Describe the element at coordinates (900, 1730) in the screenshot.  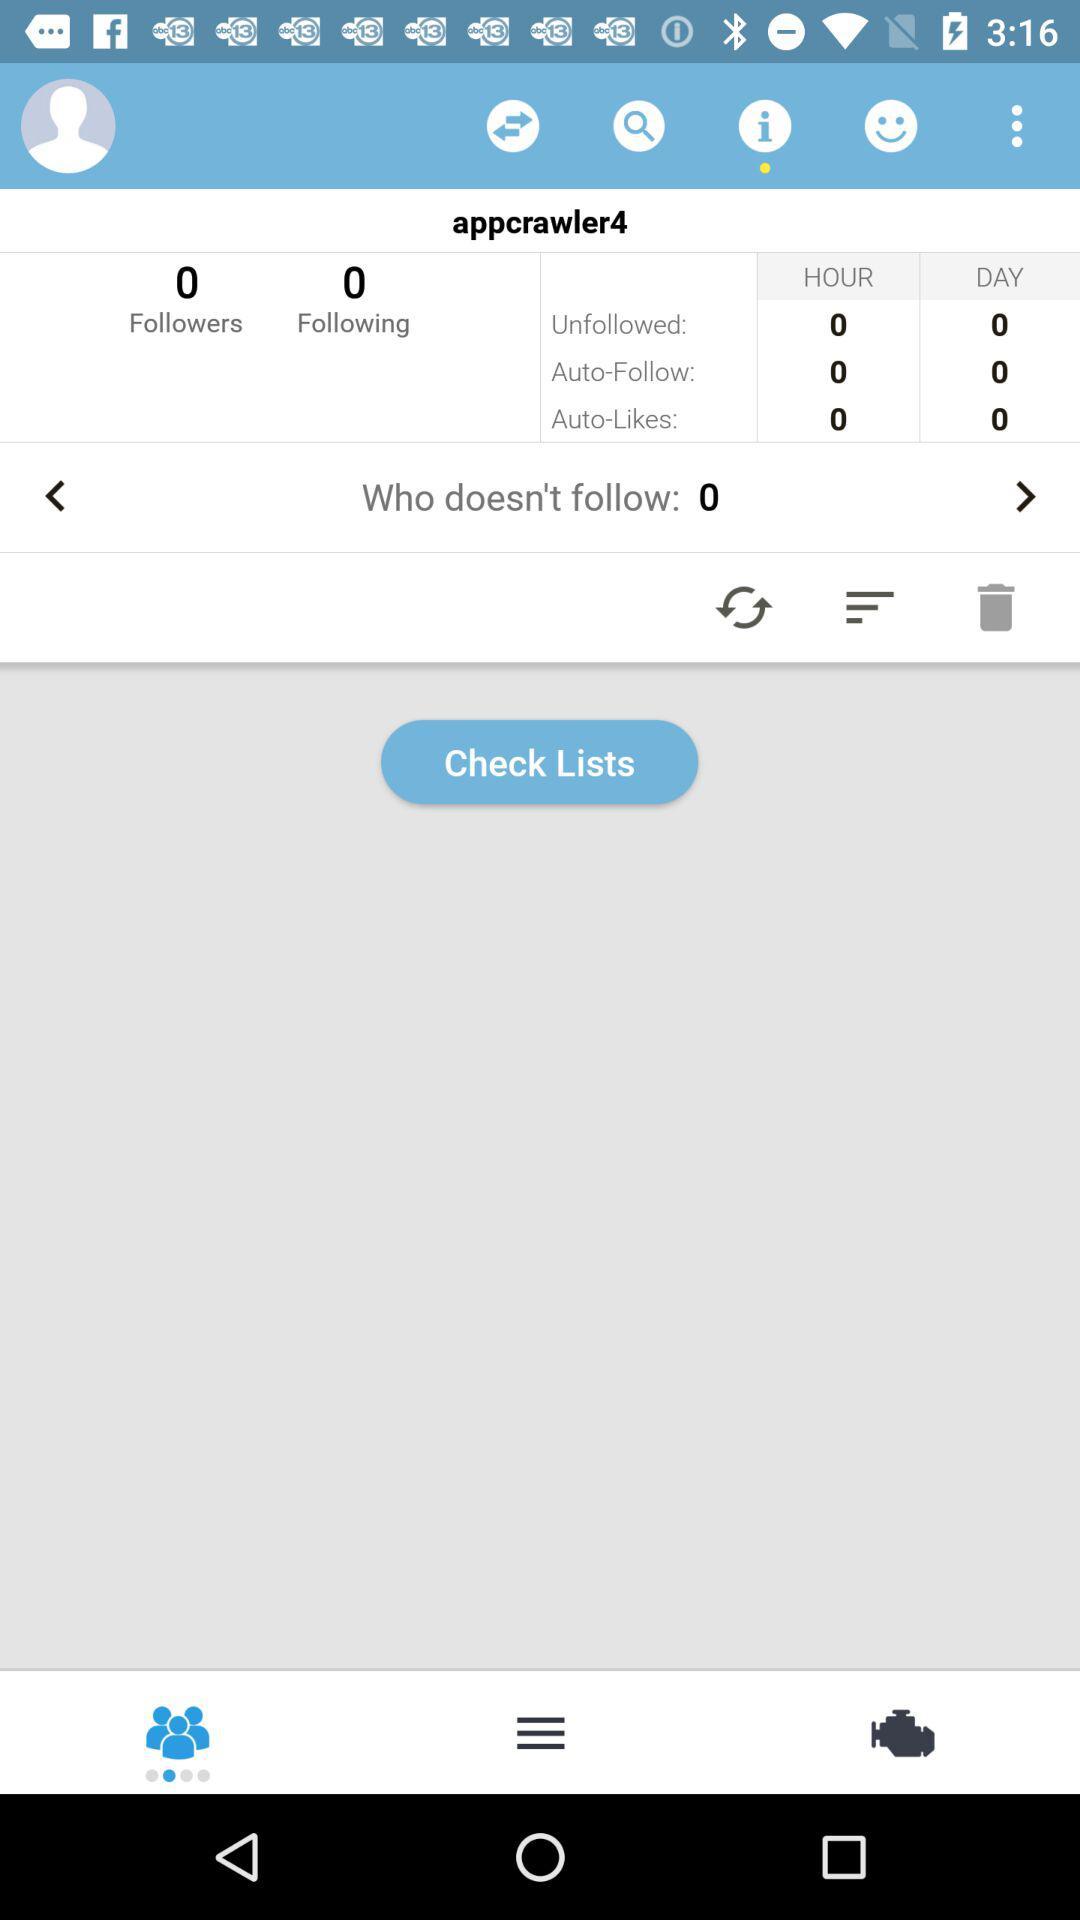
I see `the swap icon` at that location.